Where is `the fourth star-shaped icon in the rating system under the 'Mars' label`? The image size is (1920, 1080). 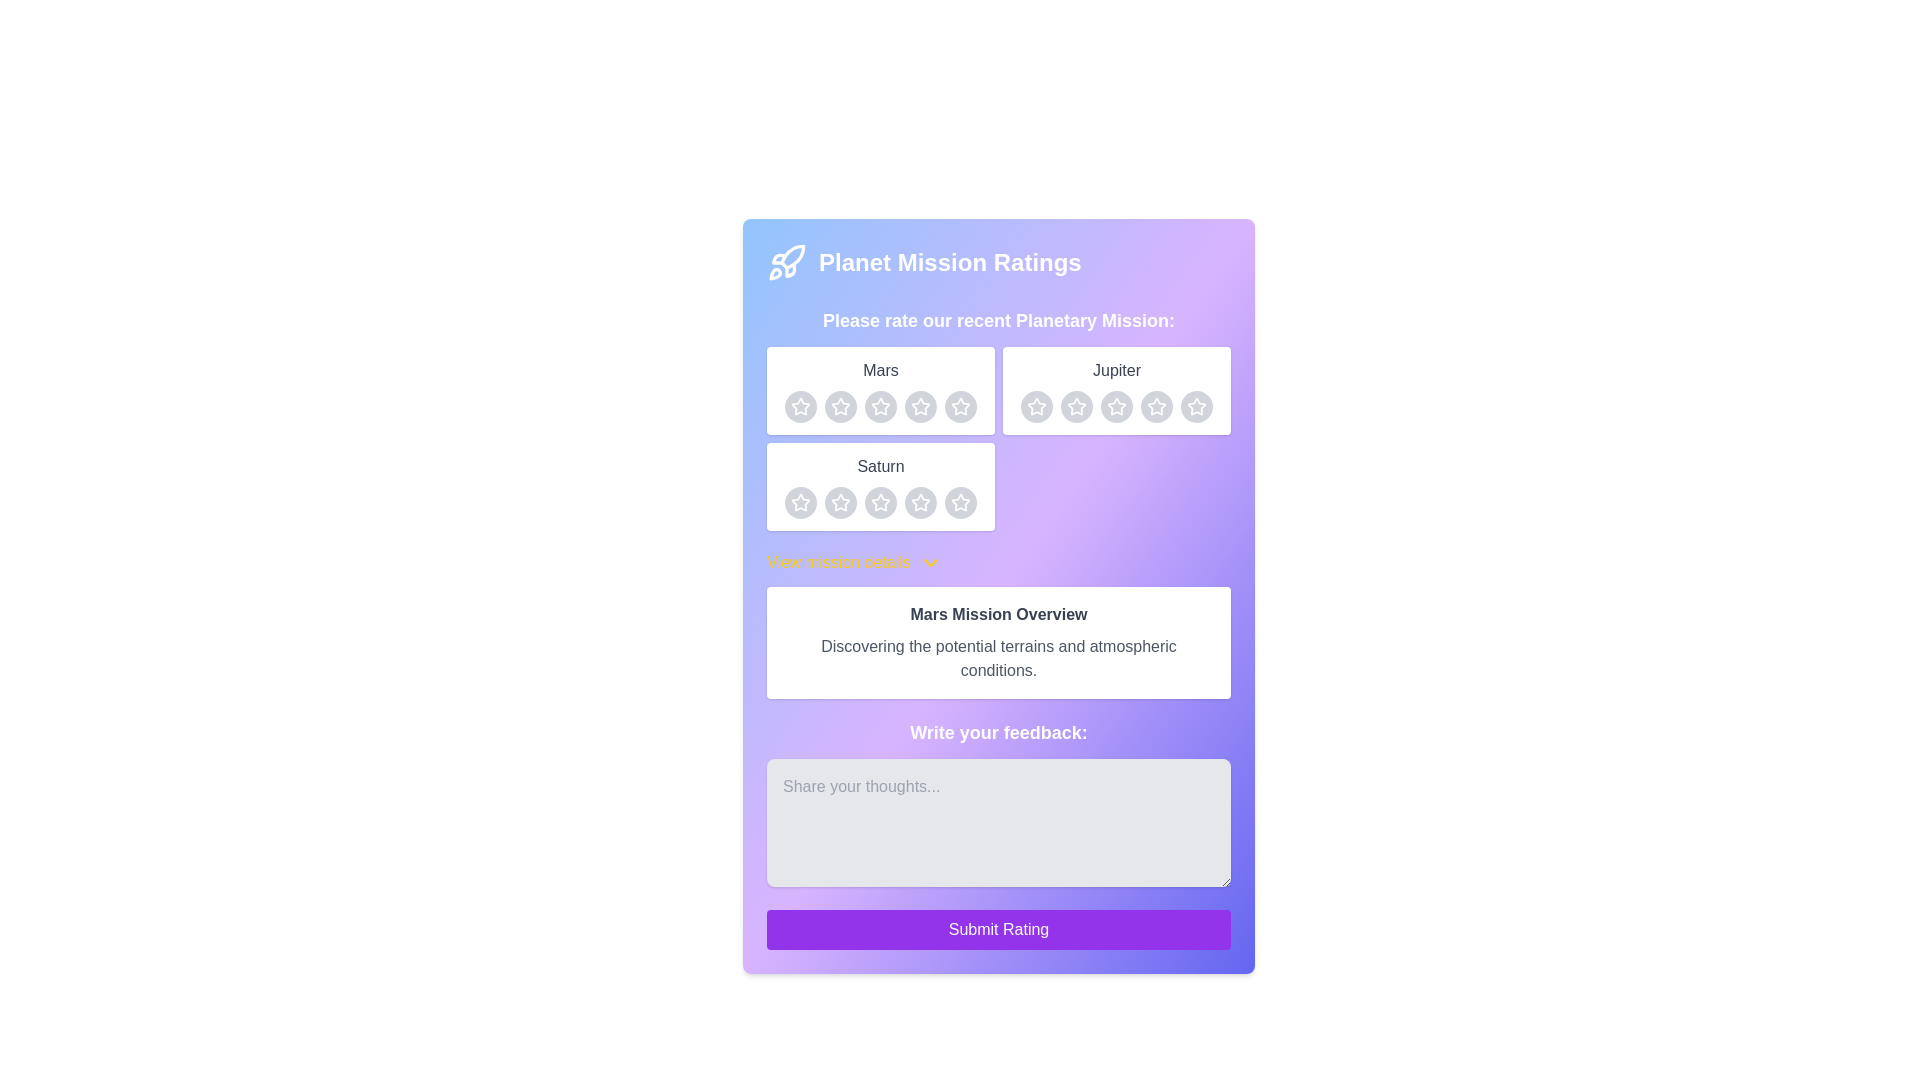 the fourth star-shaped icon in the rating system under the 'Mars' label is located at coordinates (960, 406).